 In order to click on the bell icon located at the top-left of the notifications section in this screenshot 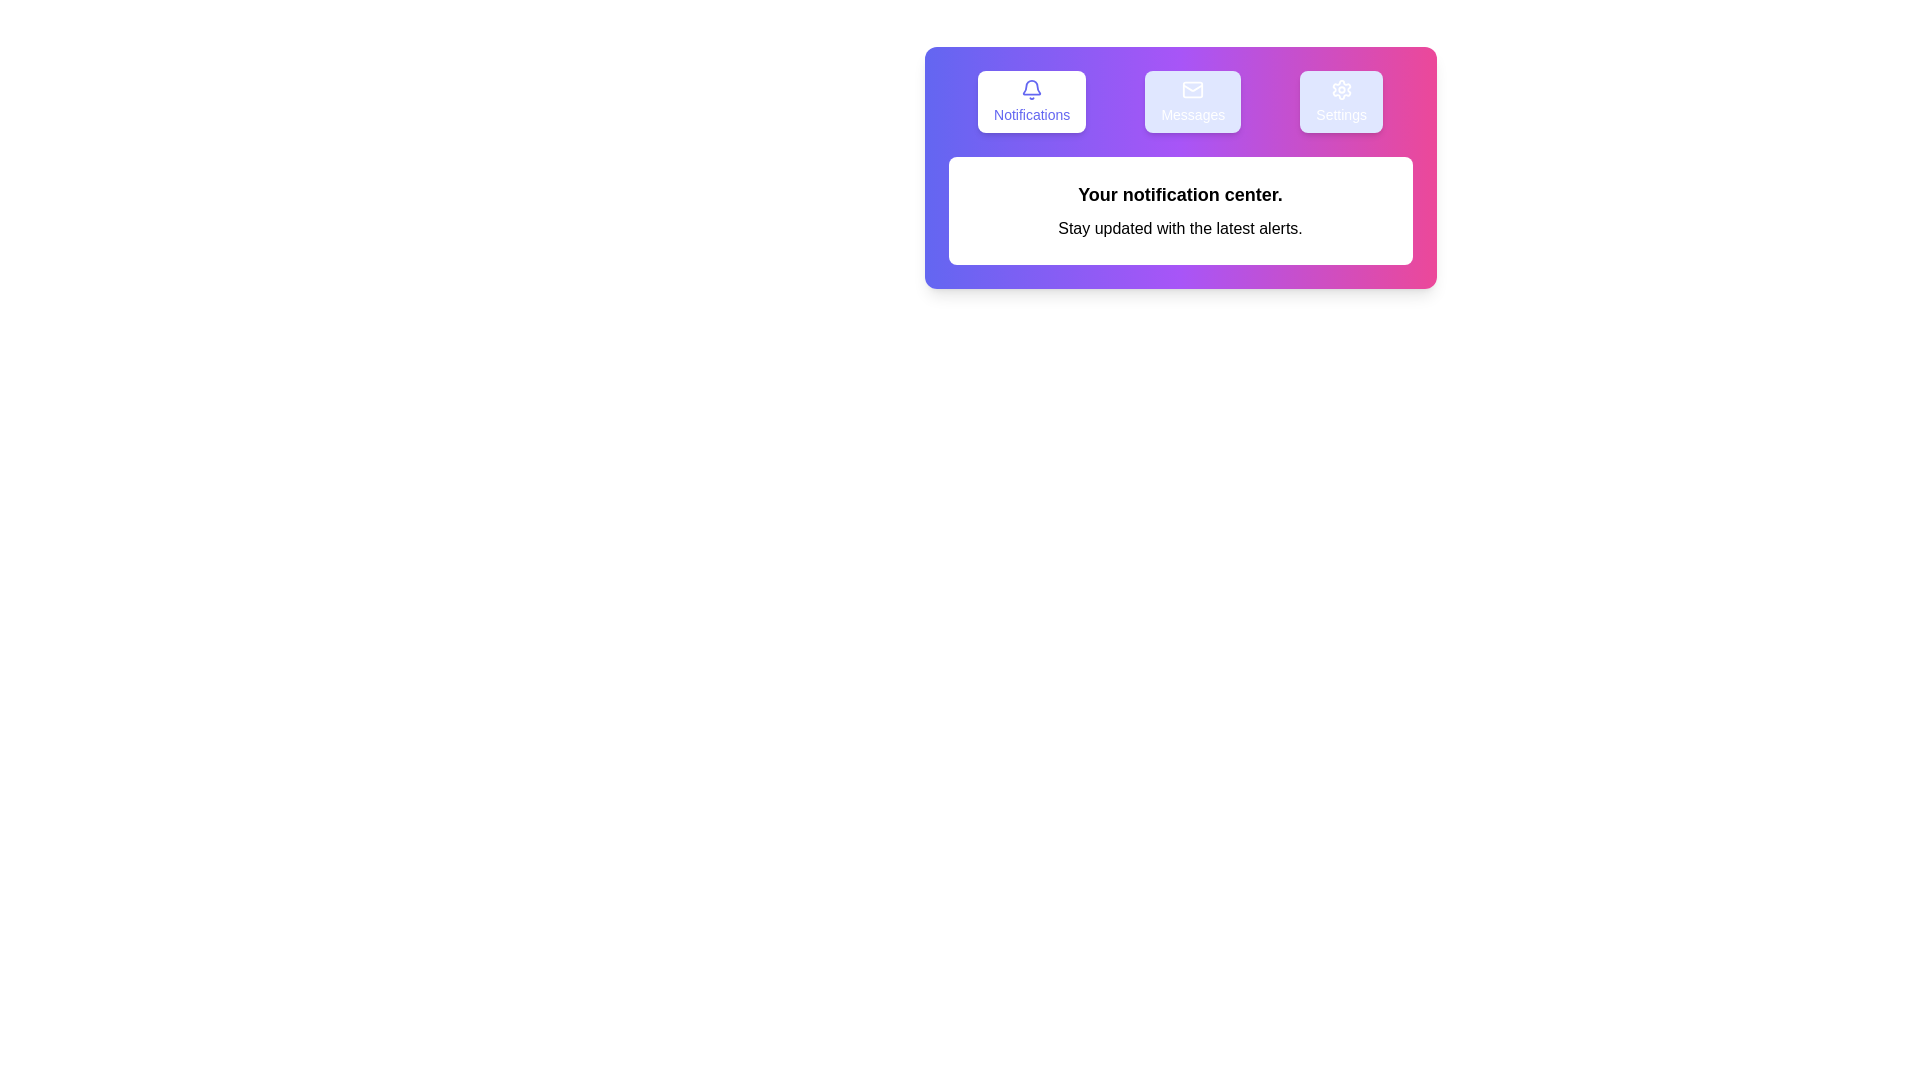, I will do `click(1032, 88)`.